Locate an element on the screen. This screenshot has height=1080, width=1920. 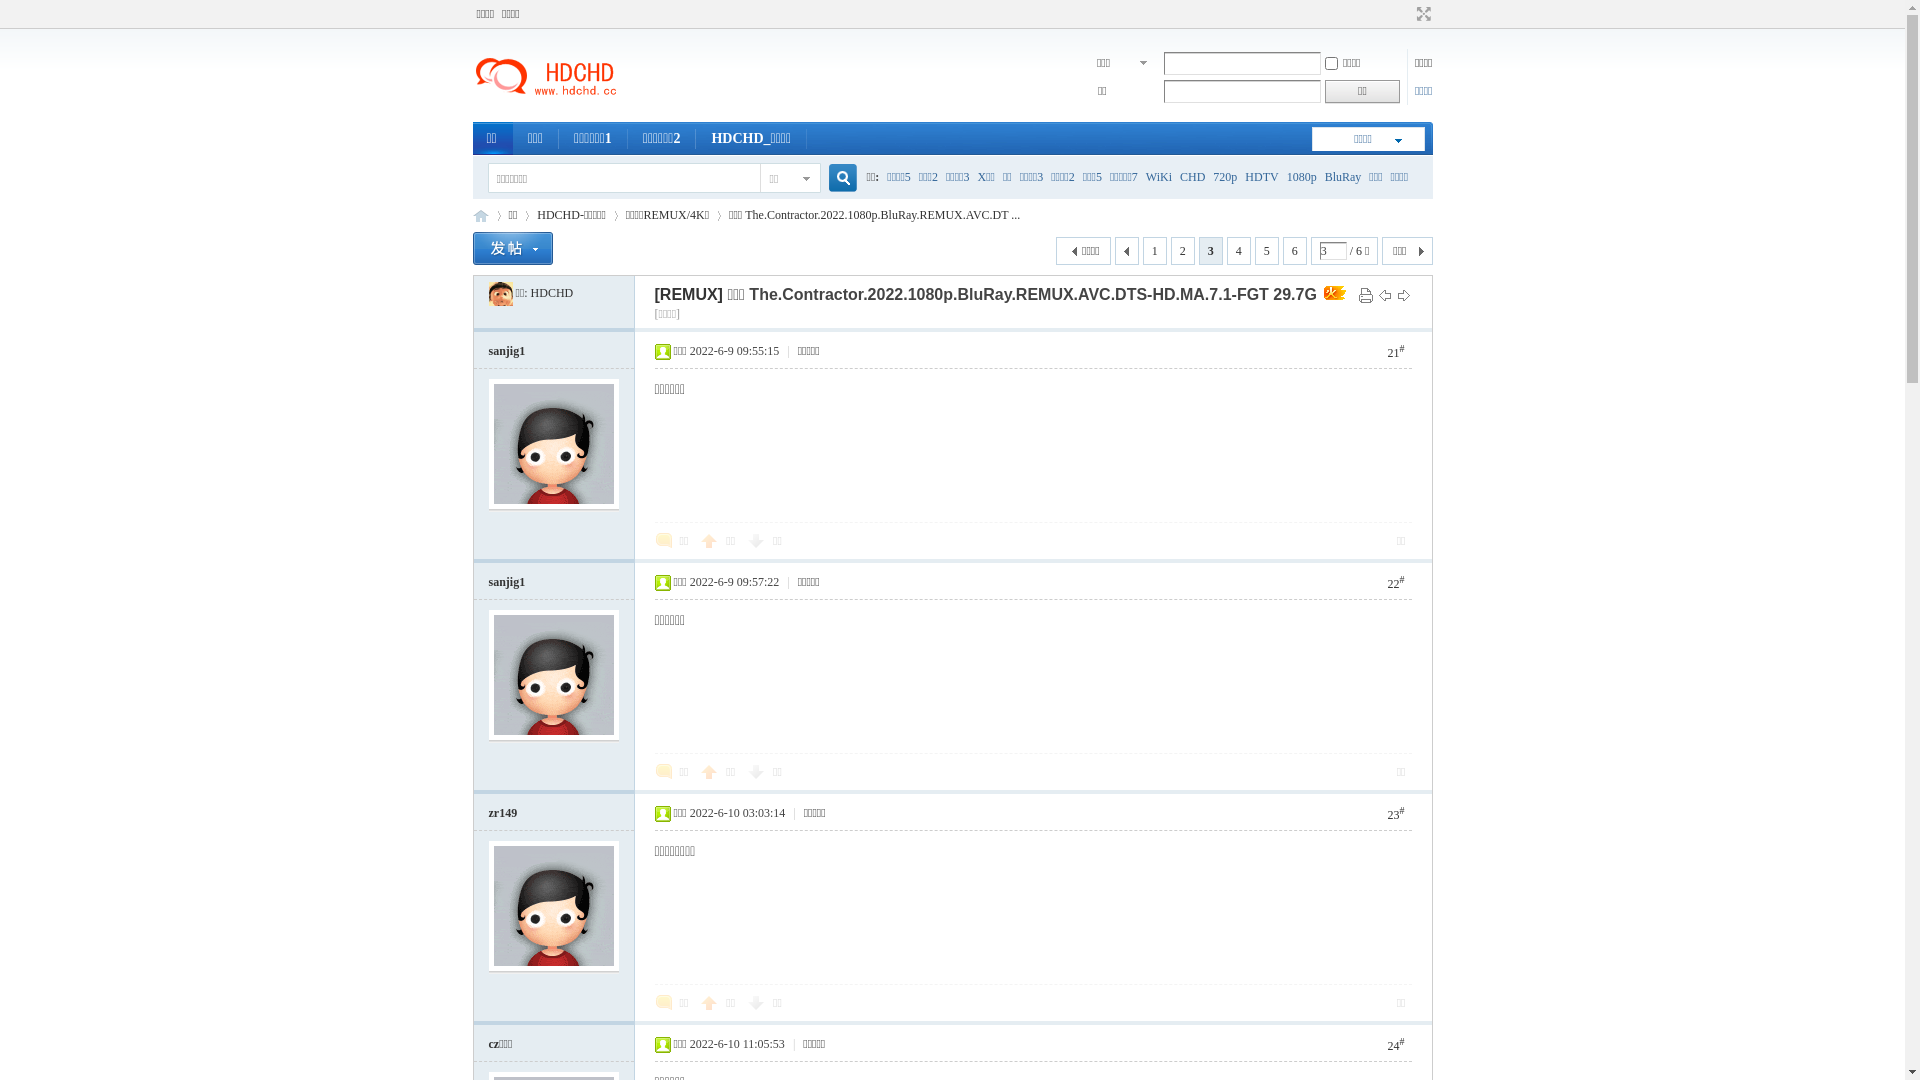
'1080p' is located at coordinates (1301, 176).